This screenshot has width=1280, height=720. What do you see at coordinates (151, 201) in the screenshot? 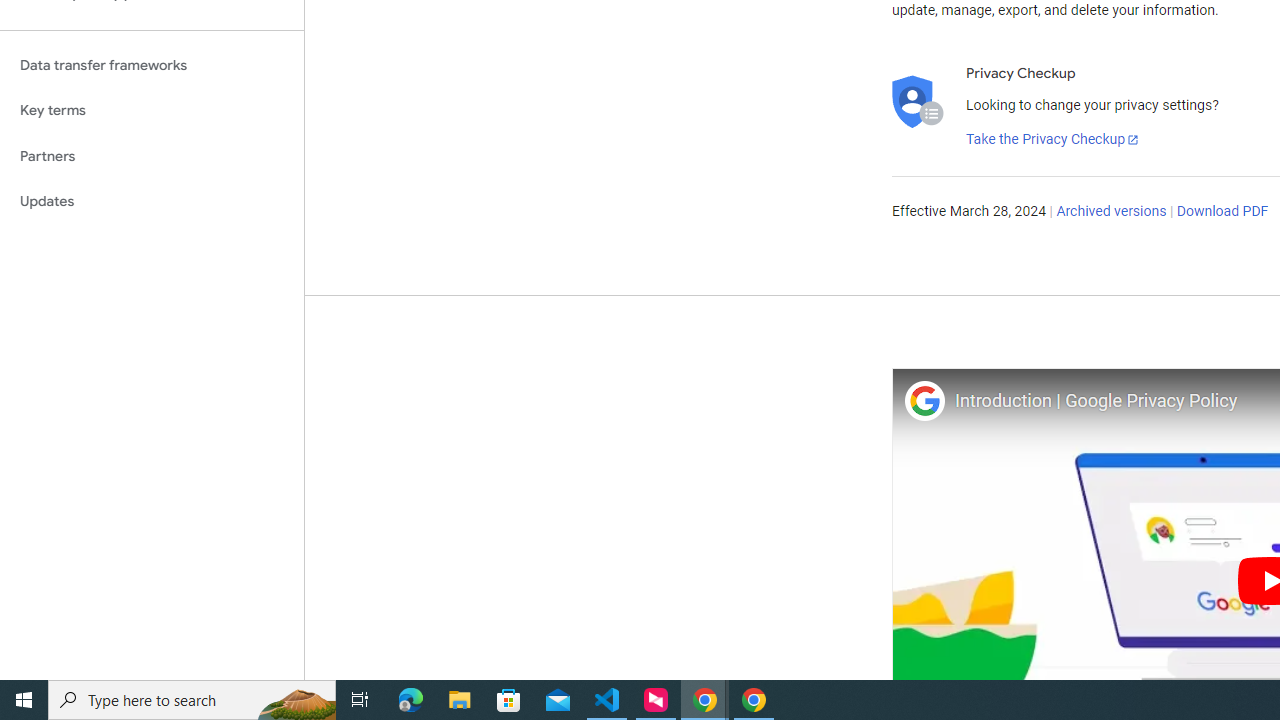
I see `'Updates'` at bounding box center [151, 201].